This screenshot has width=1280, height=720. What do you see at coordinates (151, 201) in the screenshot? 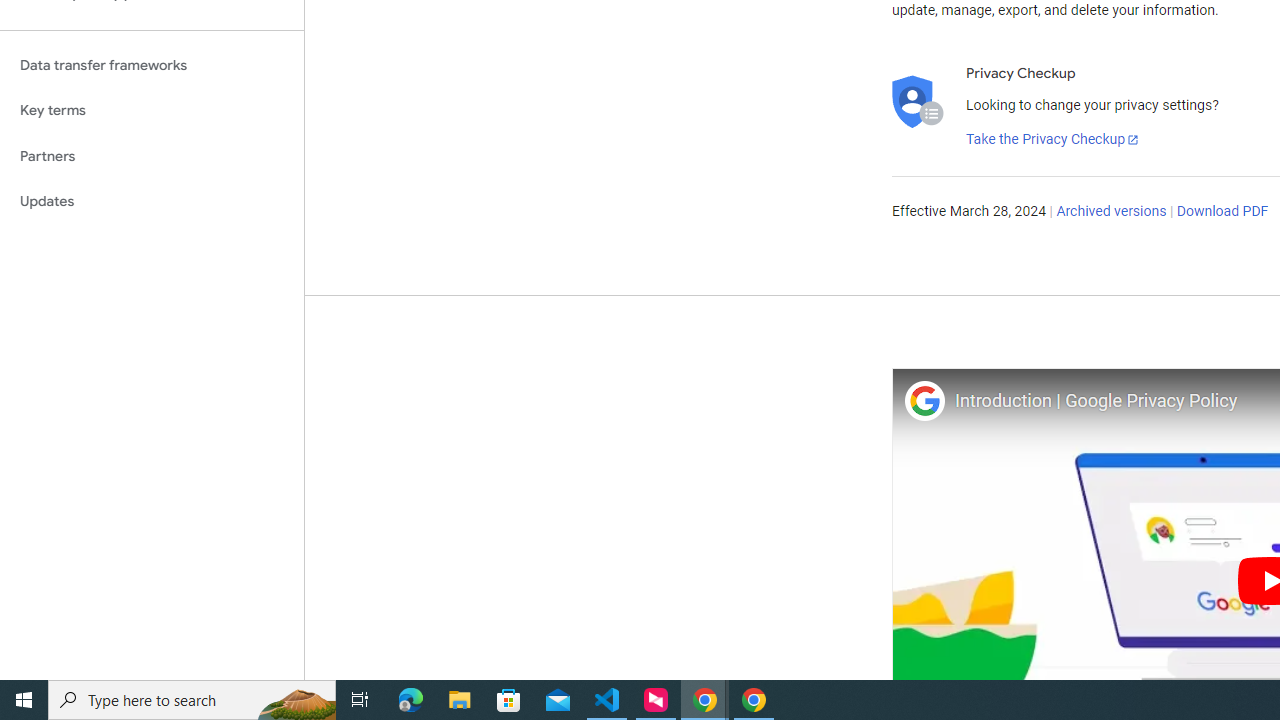
I see `'Updates'` at bounding box center [151, 201].